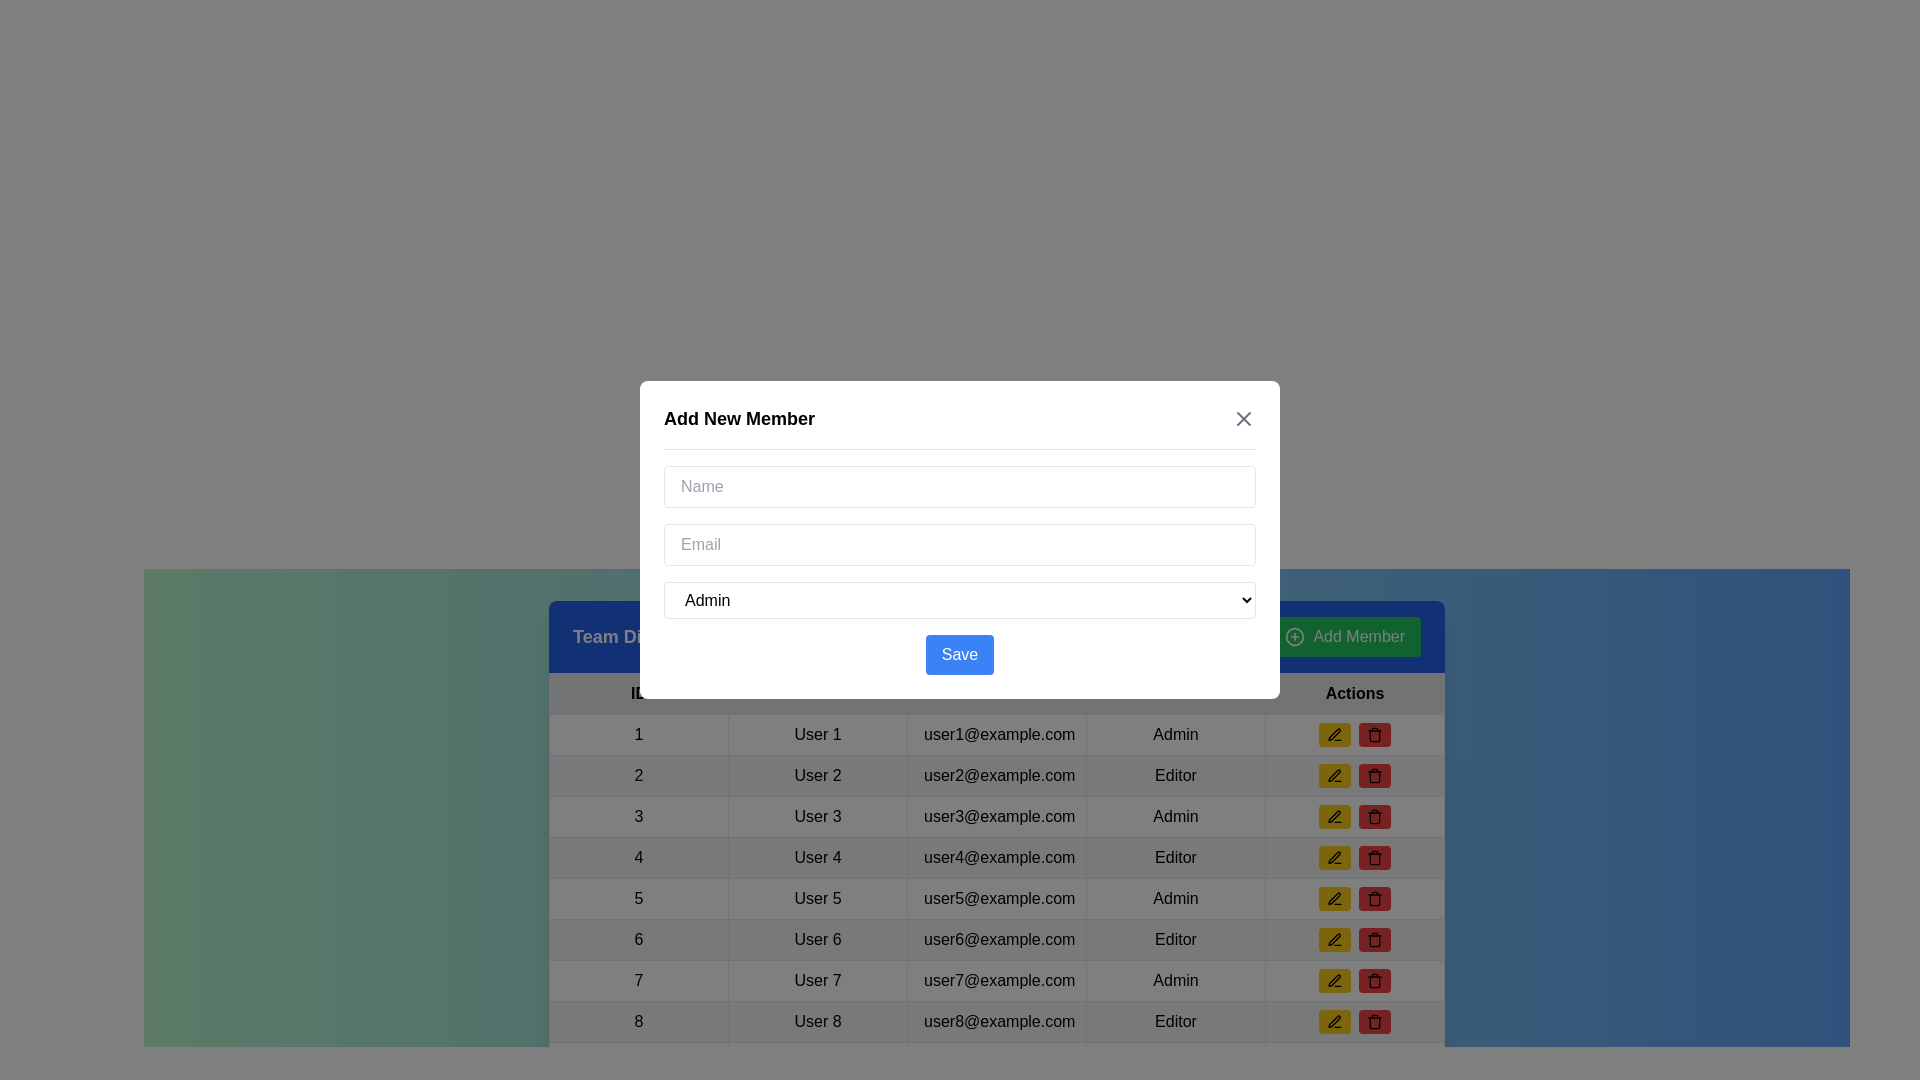 The width and height of the screenshot is (1920, 1080). I want to click on the editing icon button in the 'Actions' column of the table for 'User 1', so click(1334, 735).